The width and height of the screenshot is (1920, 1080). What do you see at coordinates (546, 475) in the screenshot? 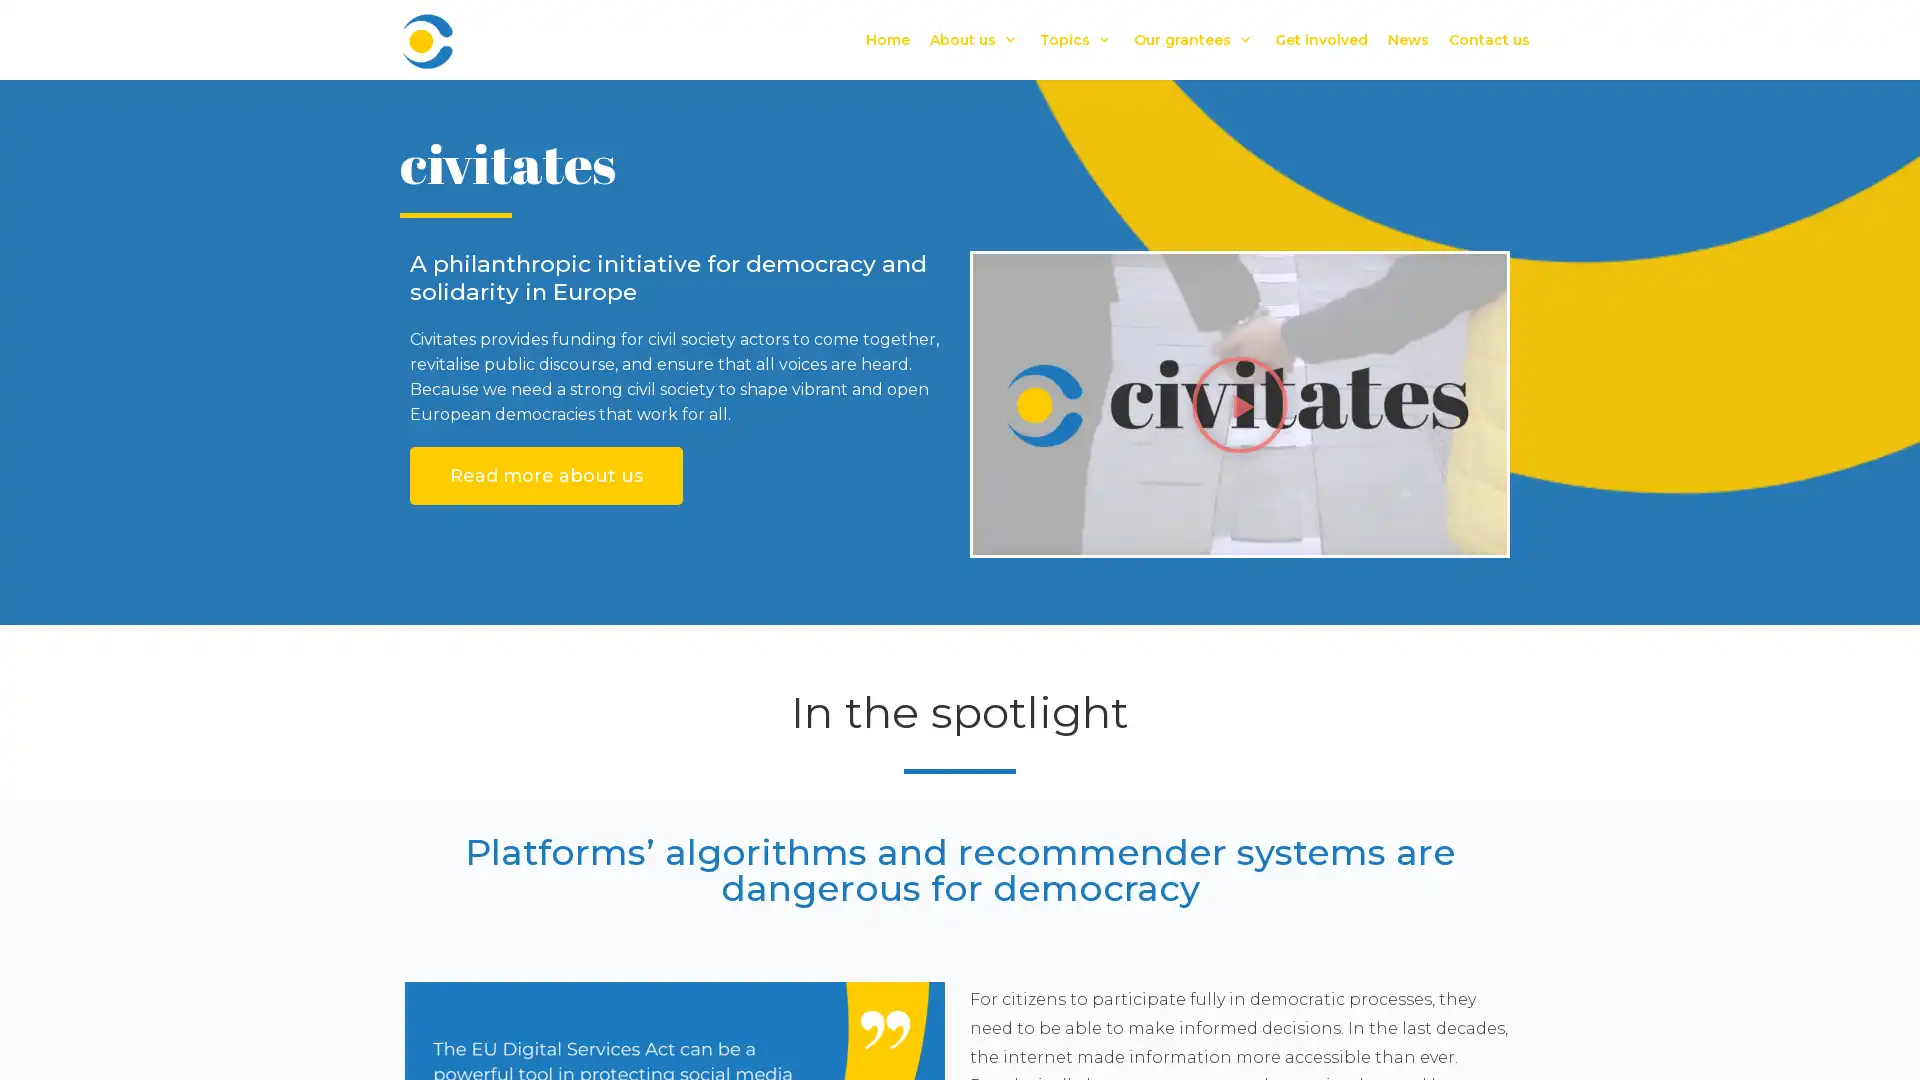
I see `Read more about us` at bounding box center [546, 475].